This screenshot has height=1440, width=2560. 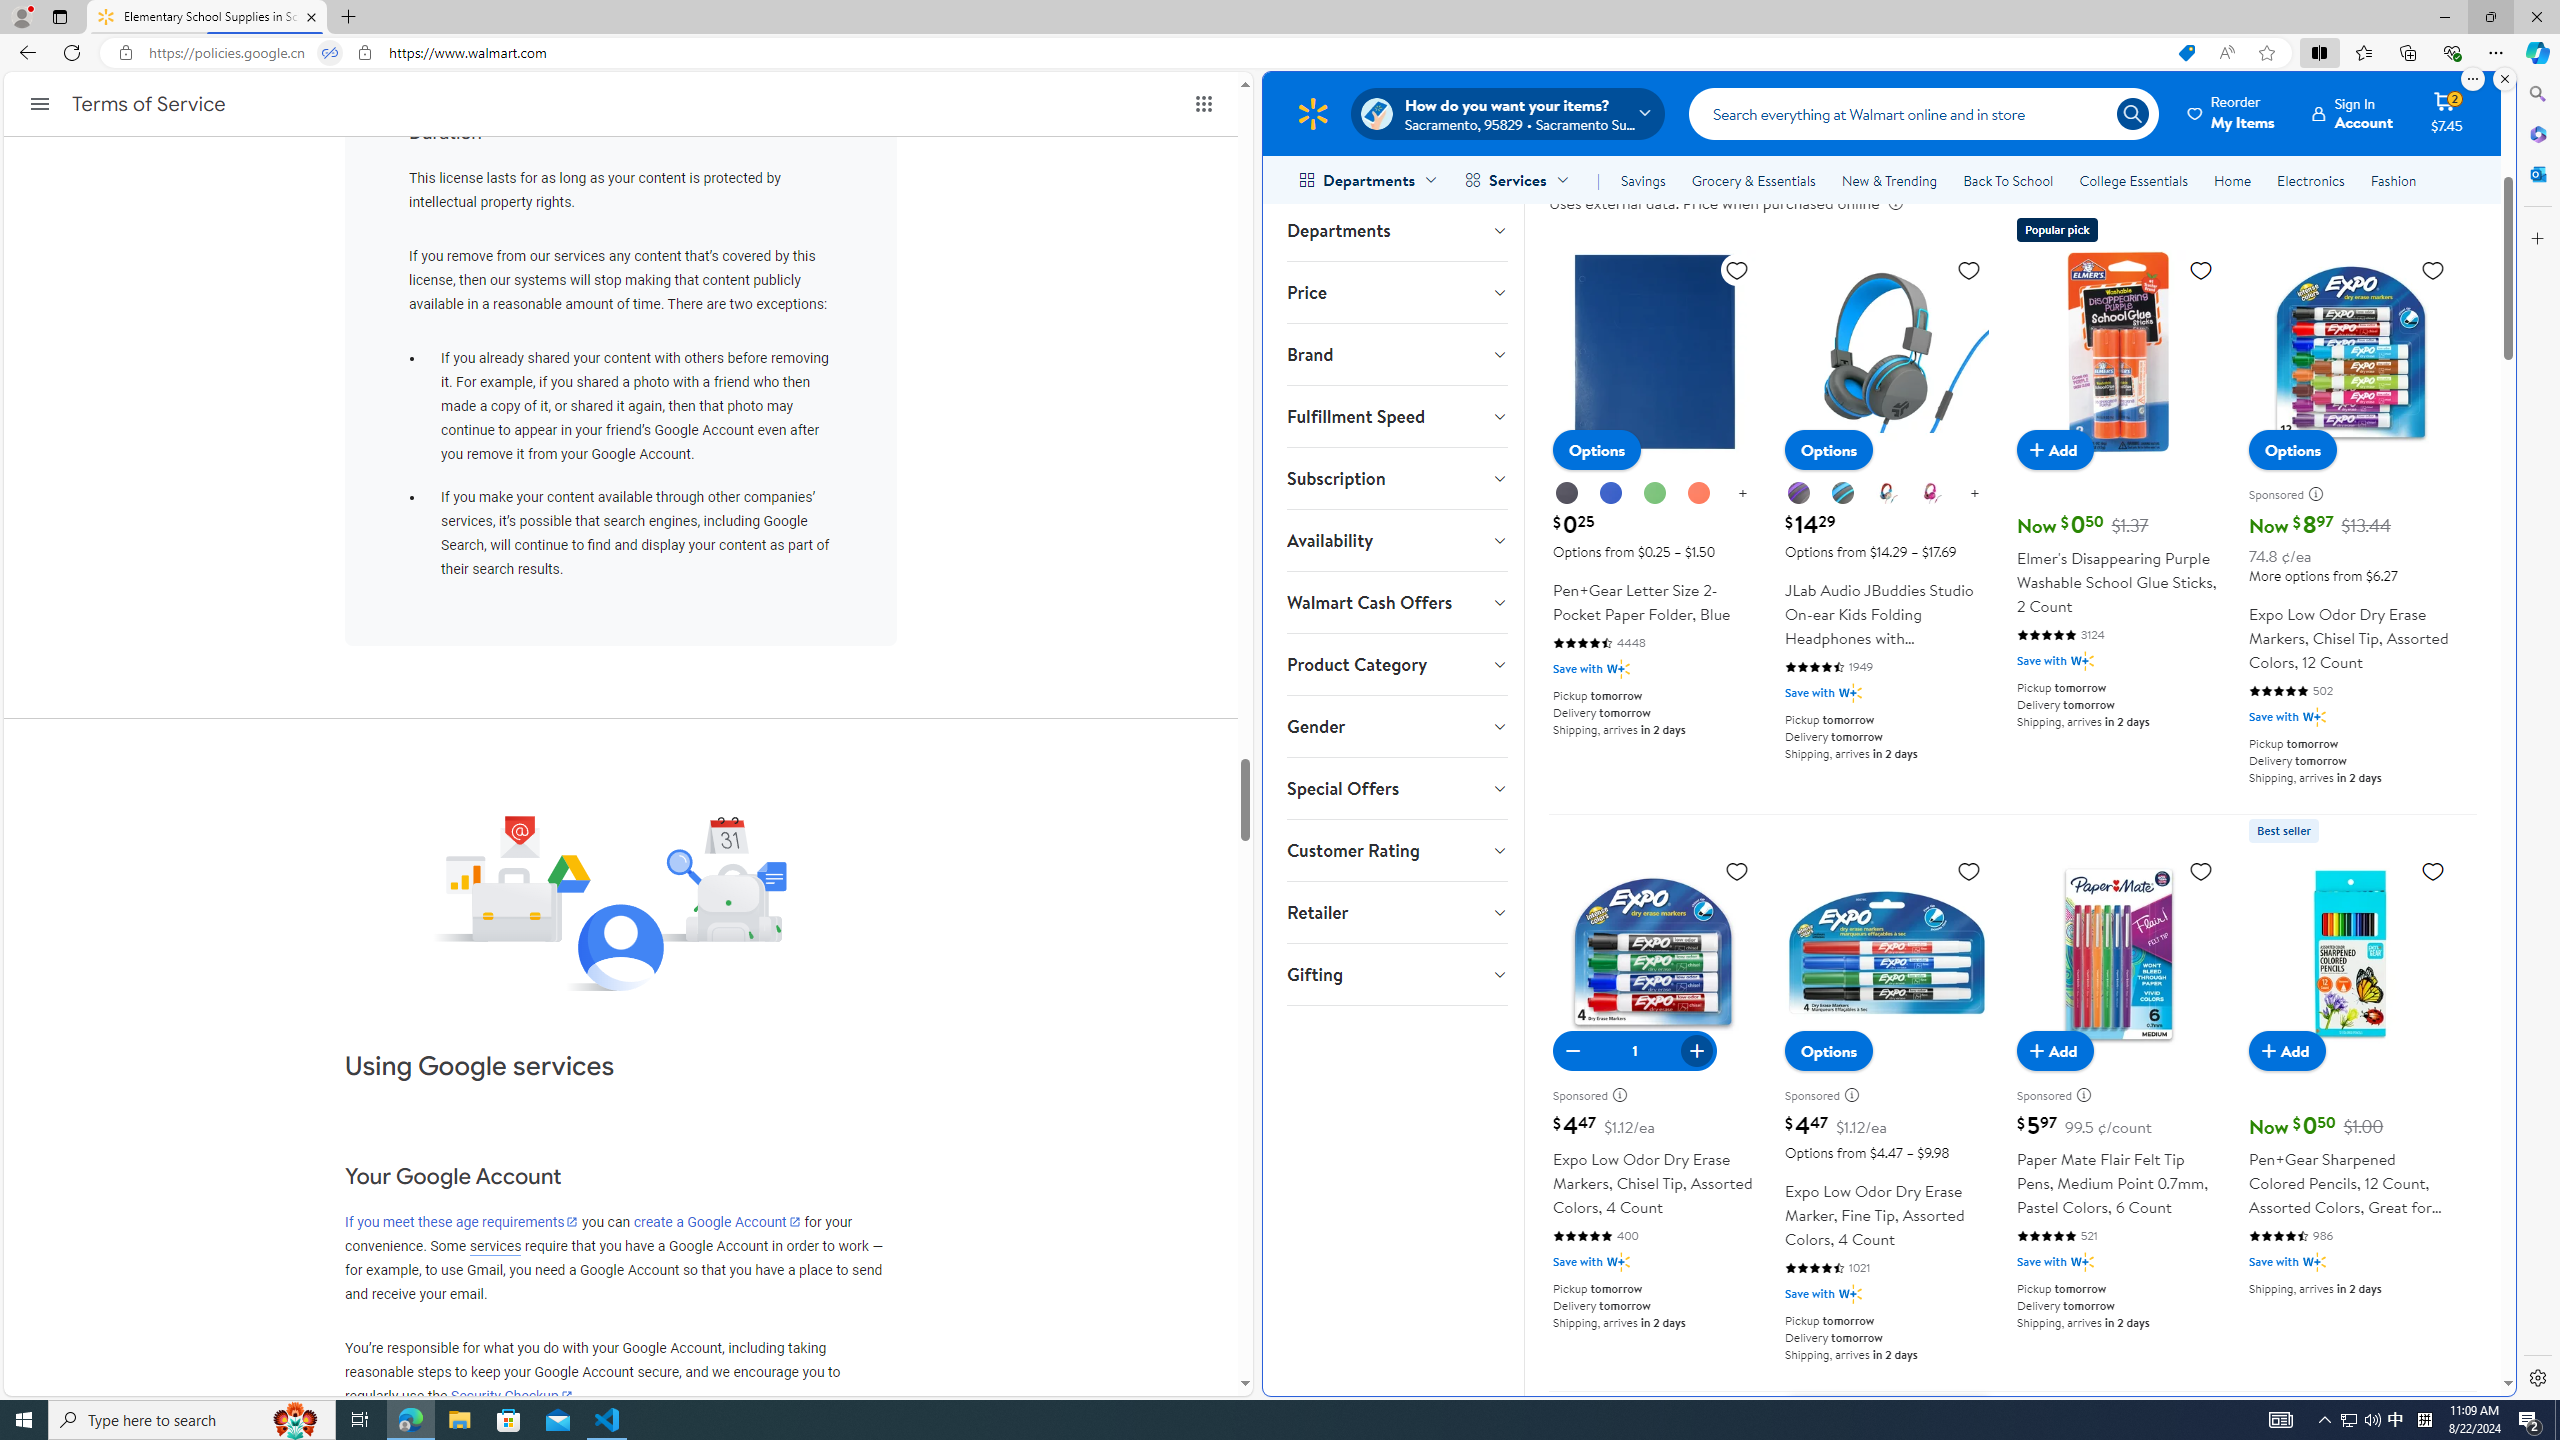 I want to click on 'Customize', so click(x=2535, y=237).